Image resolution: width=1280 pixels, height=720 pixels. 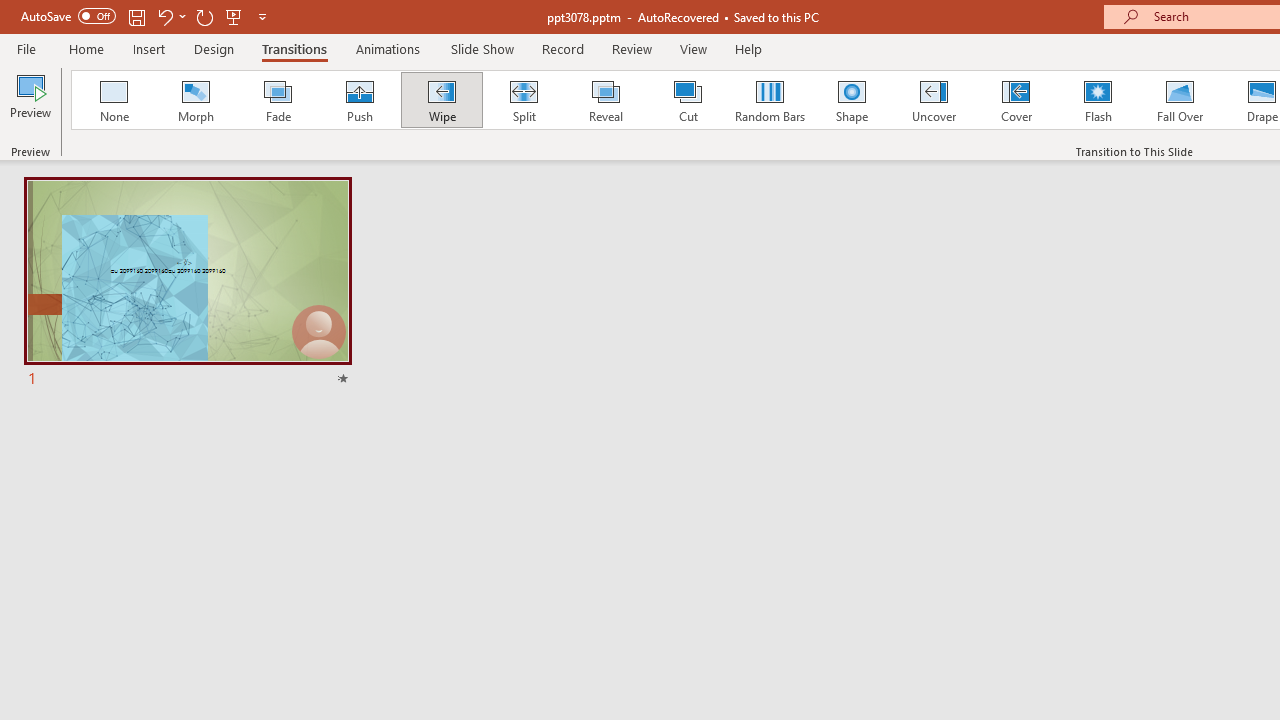 What do you see at coordinates (195, 100) in the screenshot?
I see `'Morph'` at bounding box center [195, 100].